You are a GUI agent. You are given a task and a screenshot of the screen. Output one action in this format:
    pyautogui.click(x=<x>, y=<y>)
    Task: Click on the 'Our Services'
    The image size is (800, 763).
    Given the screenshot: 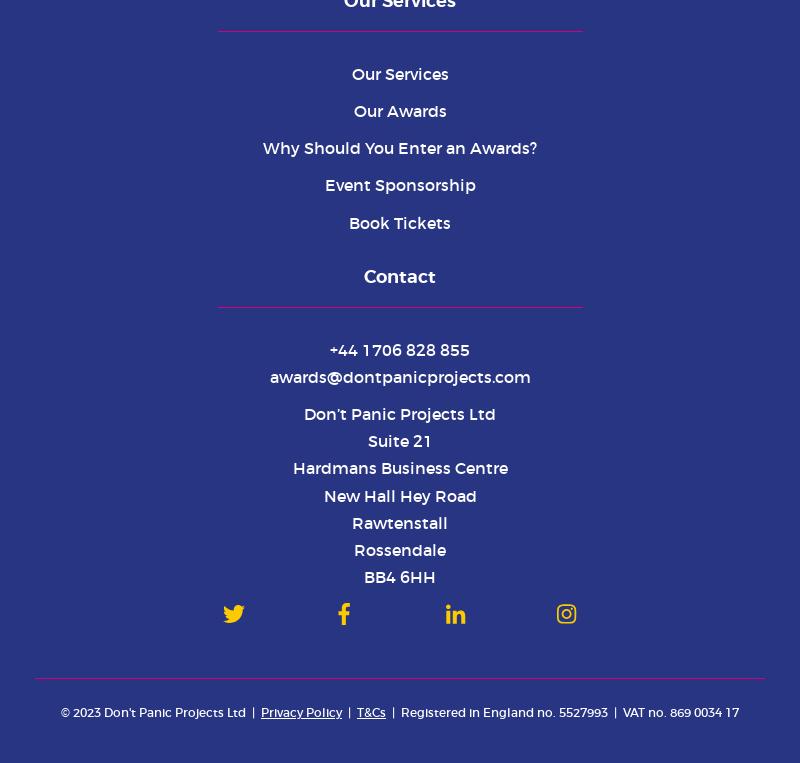 What is the action you would take?
    pyautogui.click(x=350, y=73)
    